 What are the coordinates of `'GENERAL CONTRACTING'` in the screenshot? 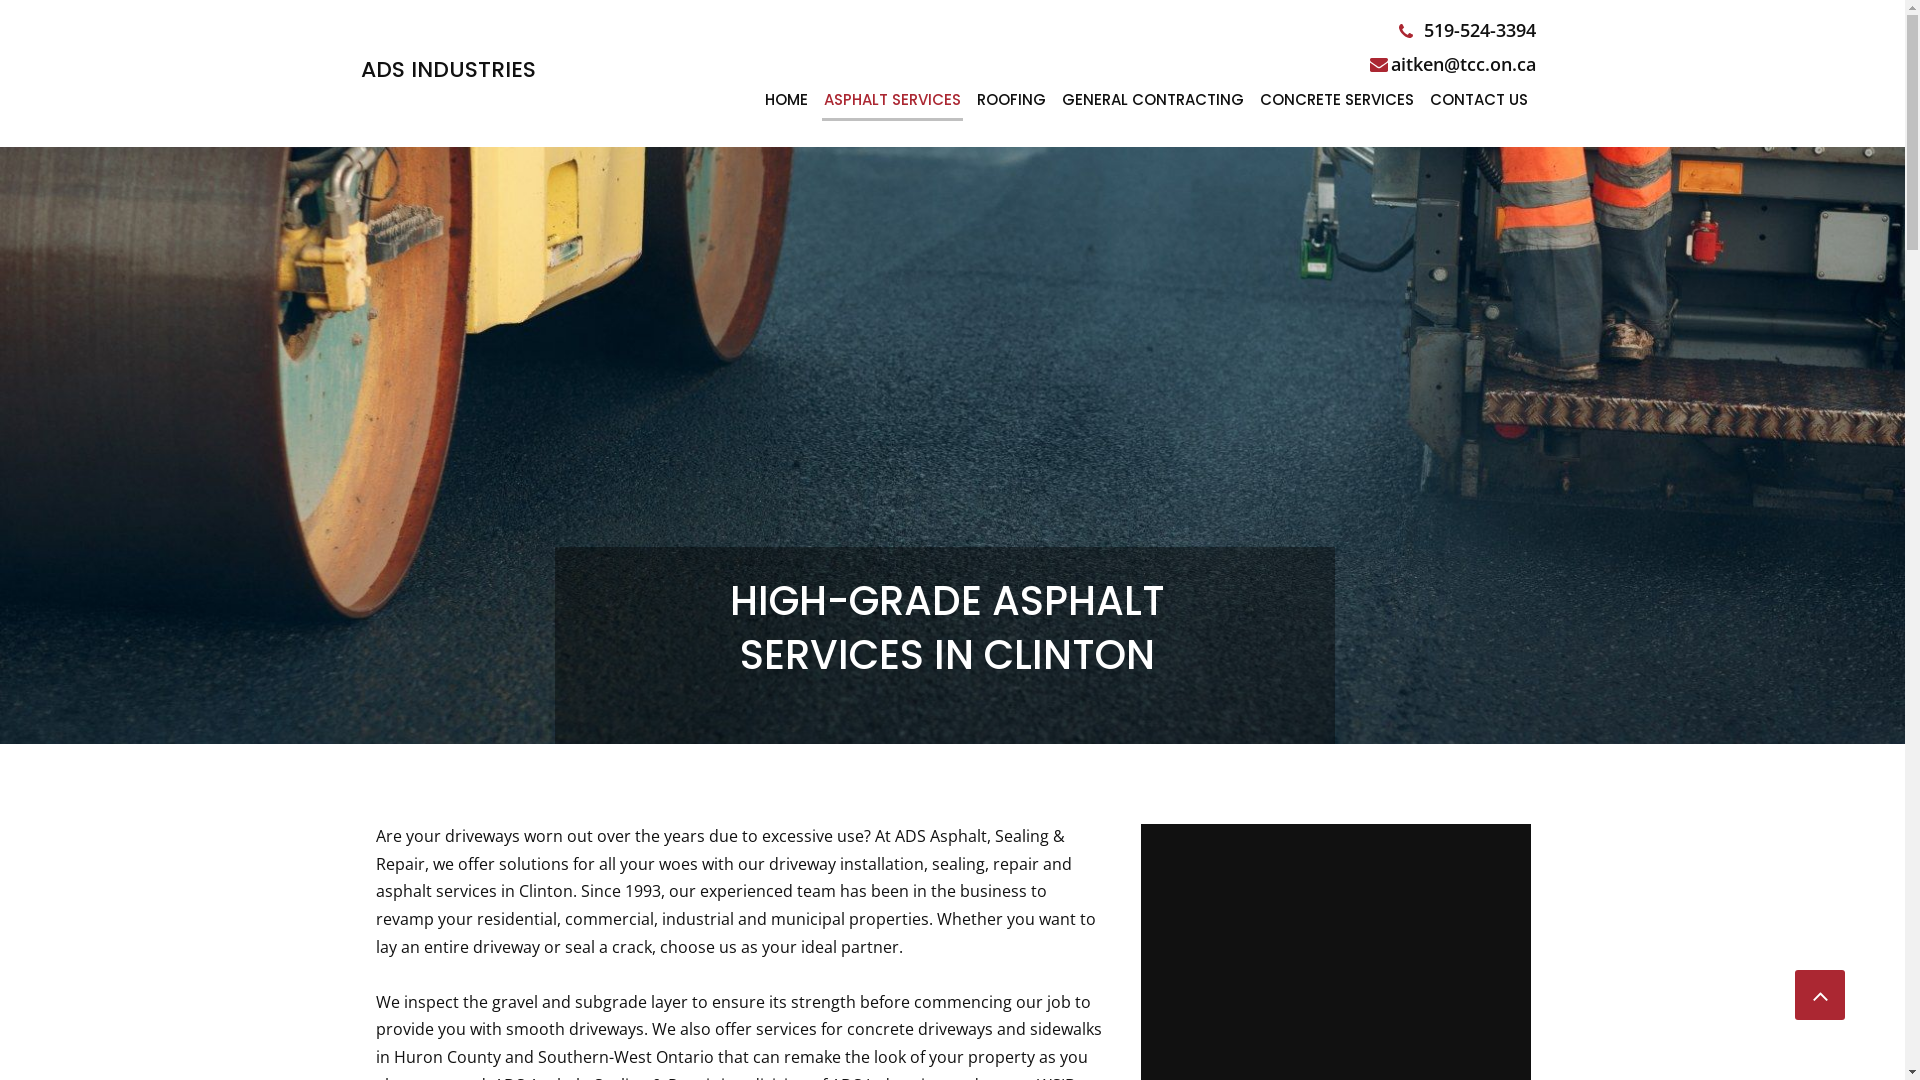 It's located at (1152, 101).